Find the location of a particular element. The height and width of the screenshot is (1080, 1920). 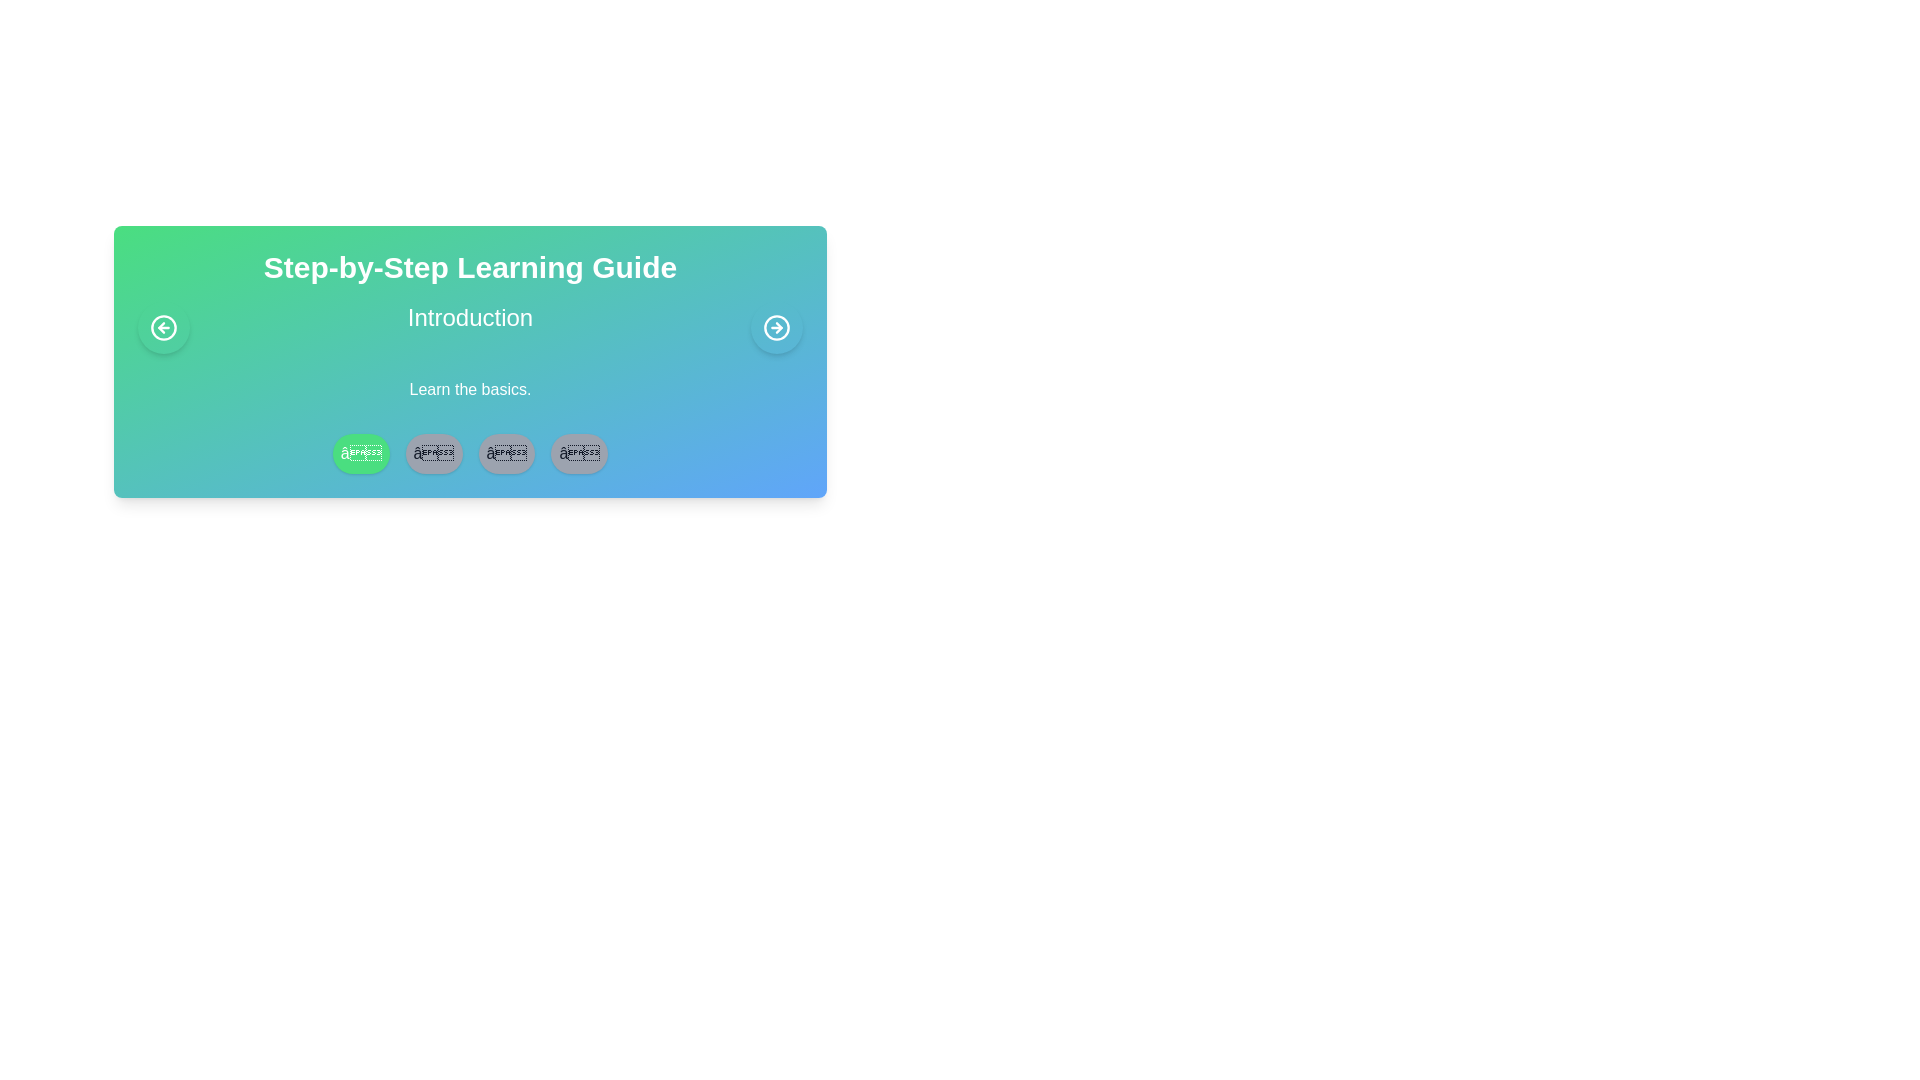

the small right-pointing arrow icon, which is a chevron shape within a circular icon on the rightmost side of the header area of the gradient-colored card is located at coordinates (778, 326).